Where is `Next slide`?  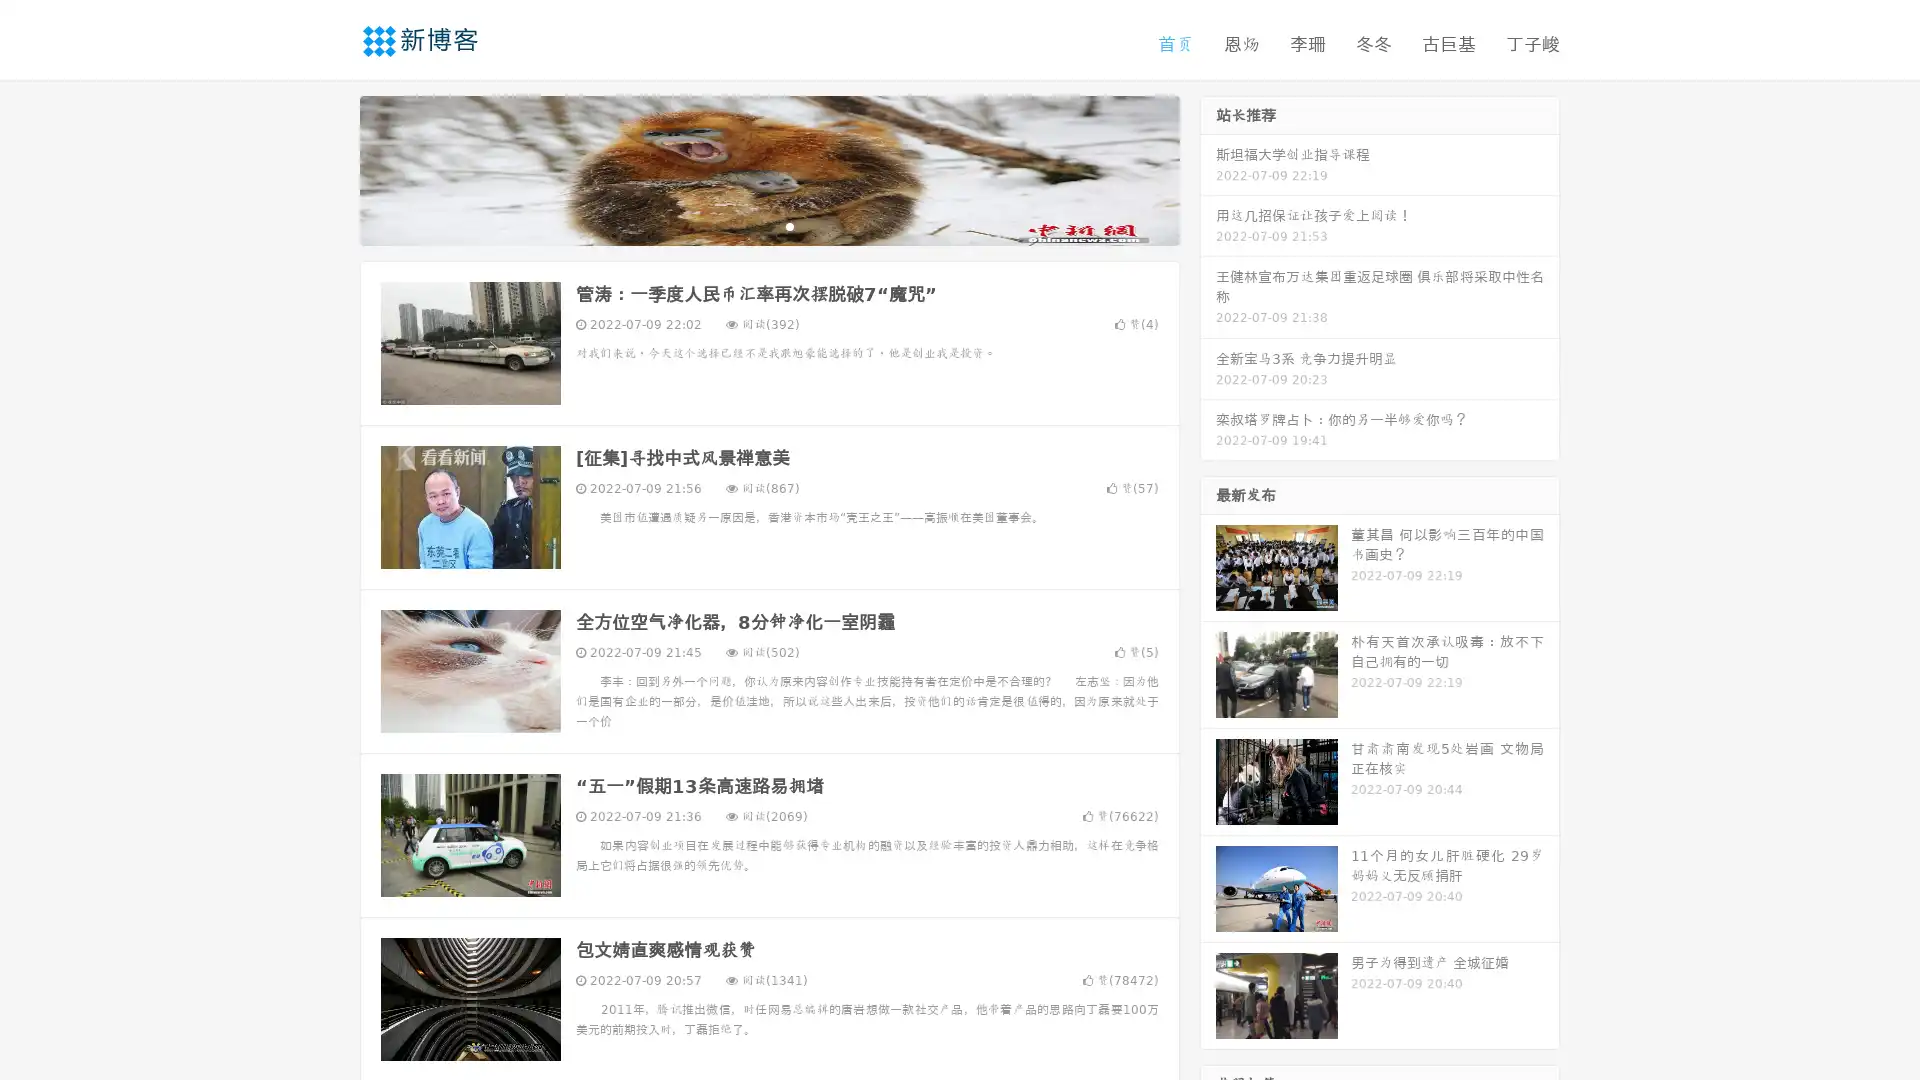 Next slide is located at coordinates (1208, 168).